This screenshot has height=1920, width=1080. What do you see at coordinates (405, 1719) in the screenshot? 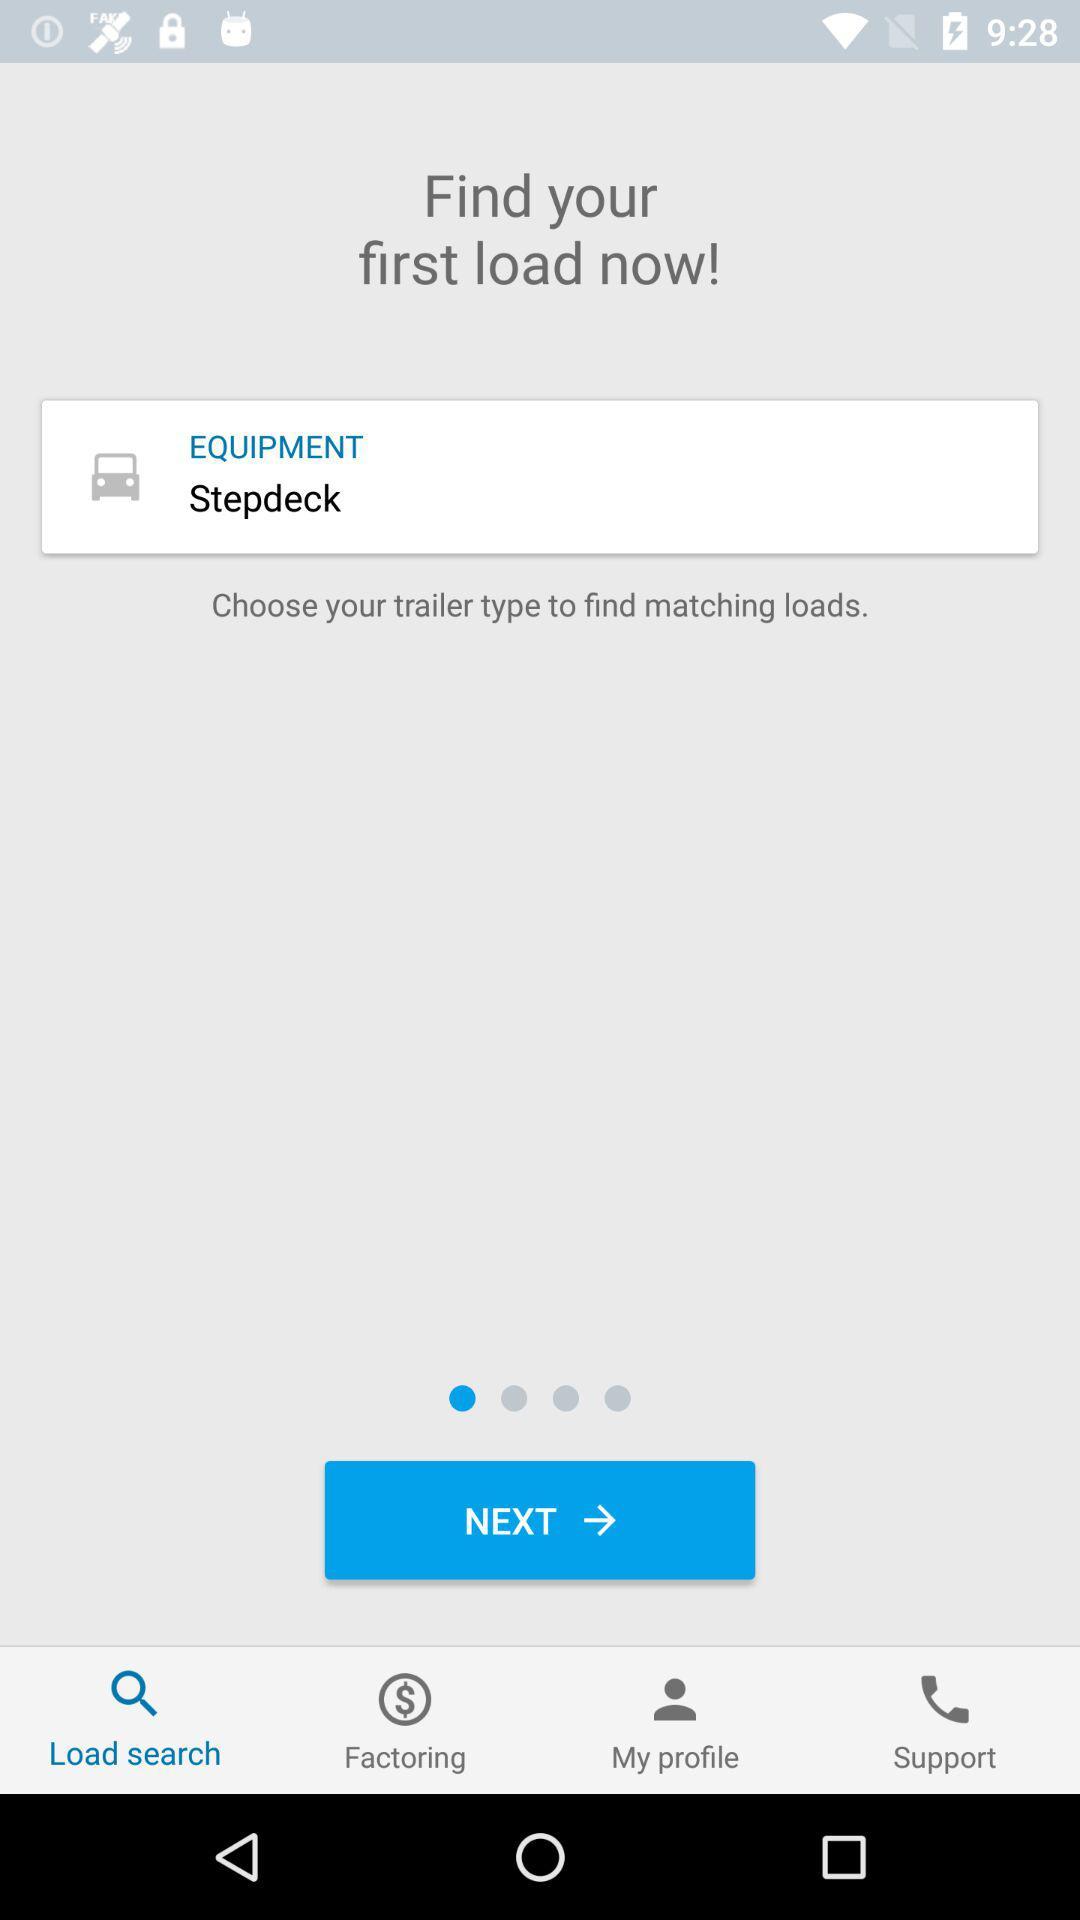
I see `the item next to the my profile` at bounding box center [405, 1719].